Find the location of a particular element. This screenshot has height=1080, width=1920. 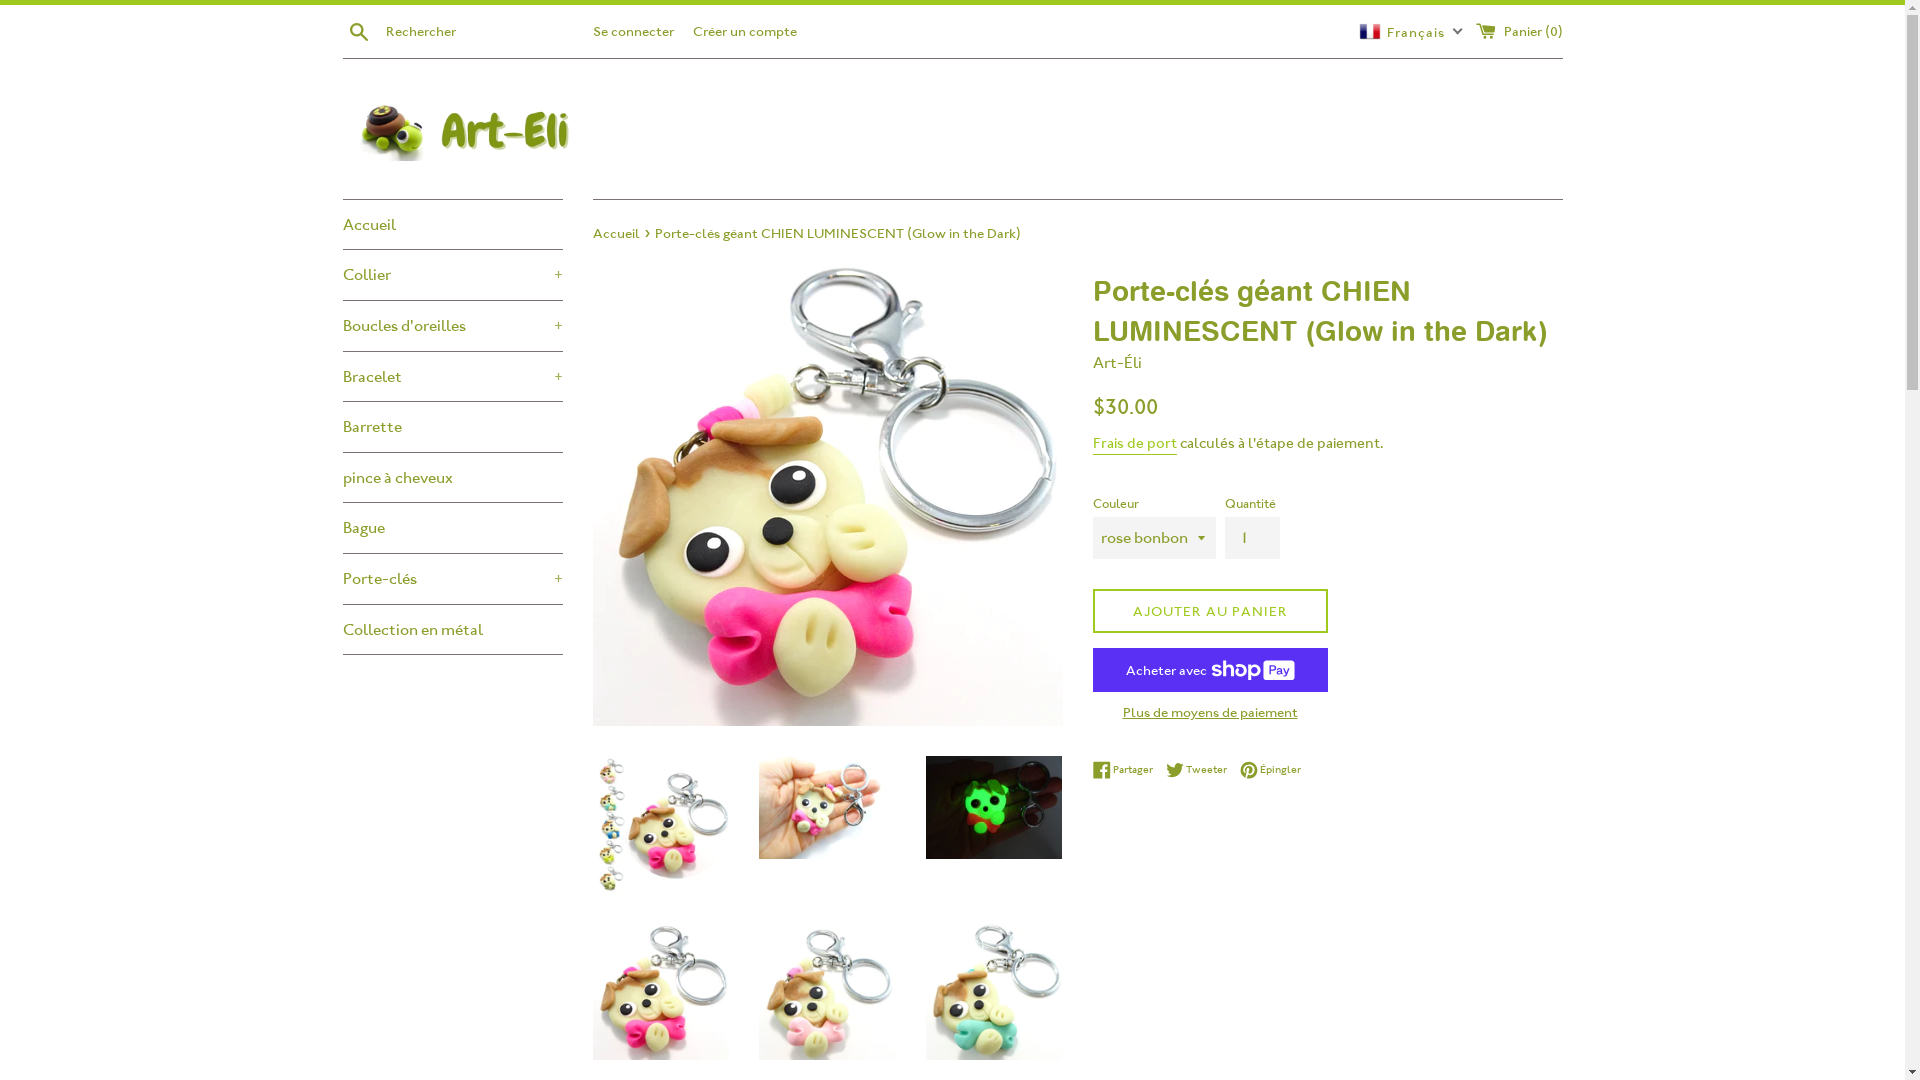

'Recherche' is located at coordinates (341, 30).